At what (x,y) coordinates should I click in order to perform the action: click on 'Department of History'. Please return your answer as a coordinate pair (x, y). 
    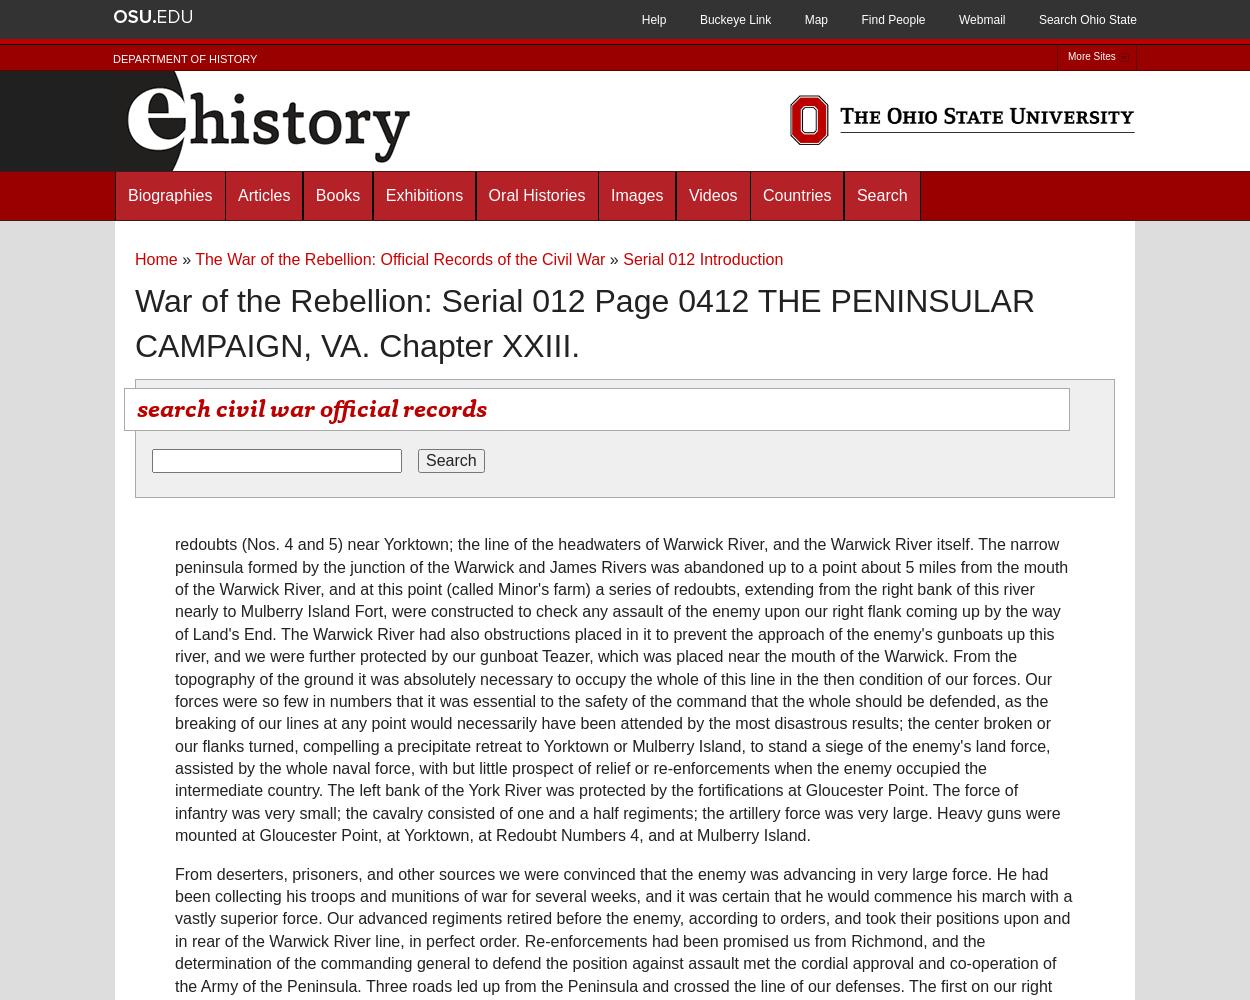
    Looking at the image, I should click on (185, 59).